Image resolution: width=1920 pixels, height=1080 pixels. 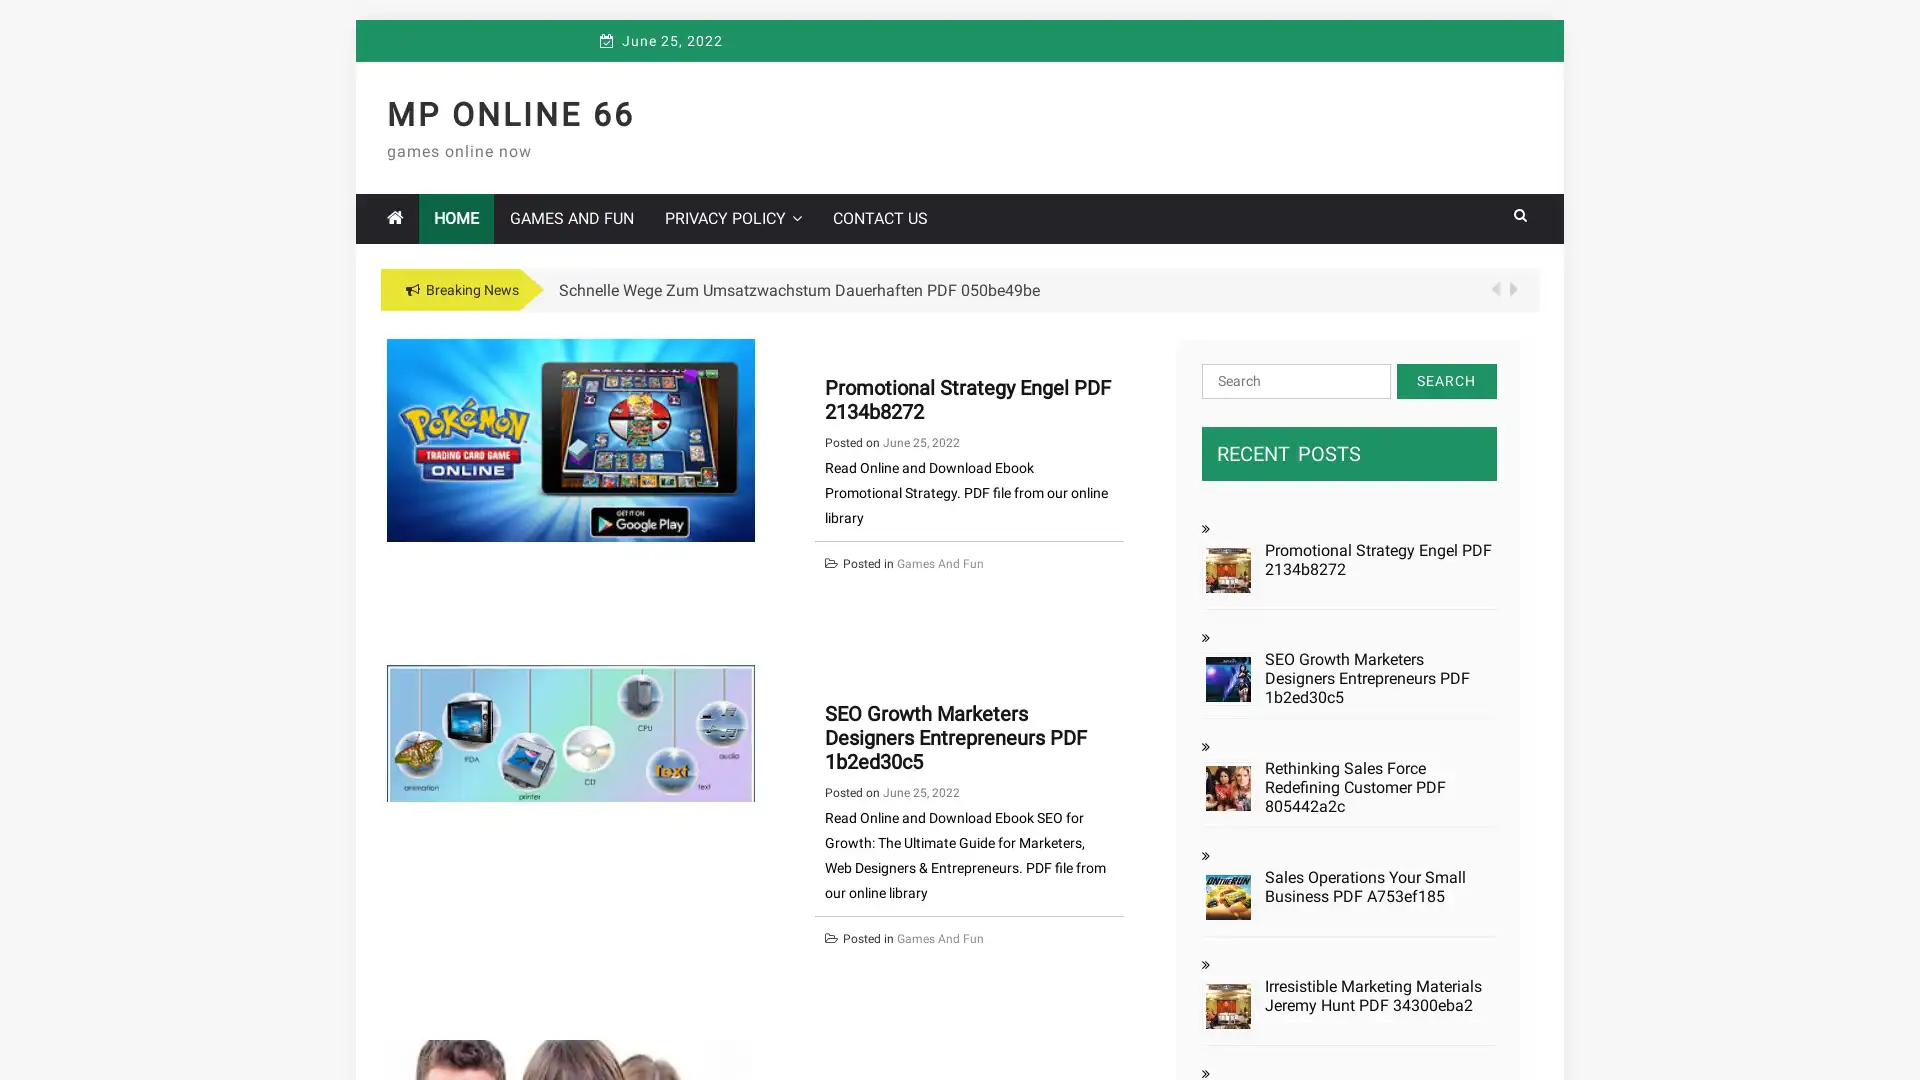 I want to click on Search, so click(x=1445, y=380).